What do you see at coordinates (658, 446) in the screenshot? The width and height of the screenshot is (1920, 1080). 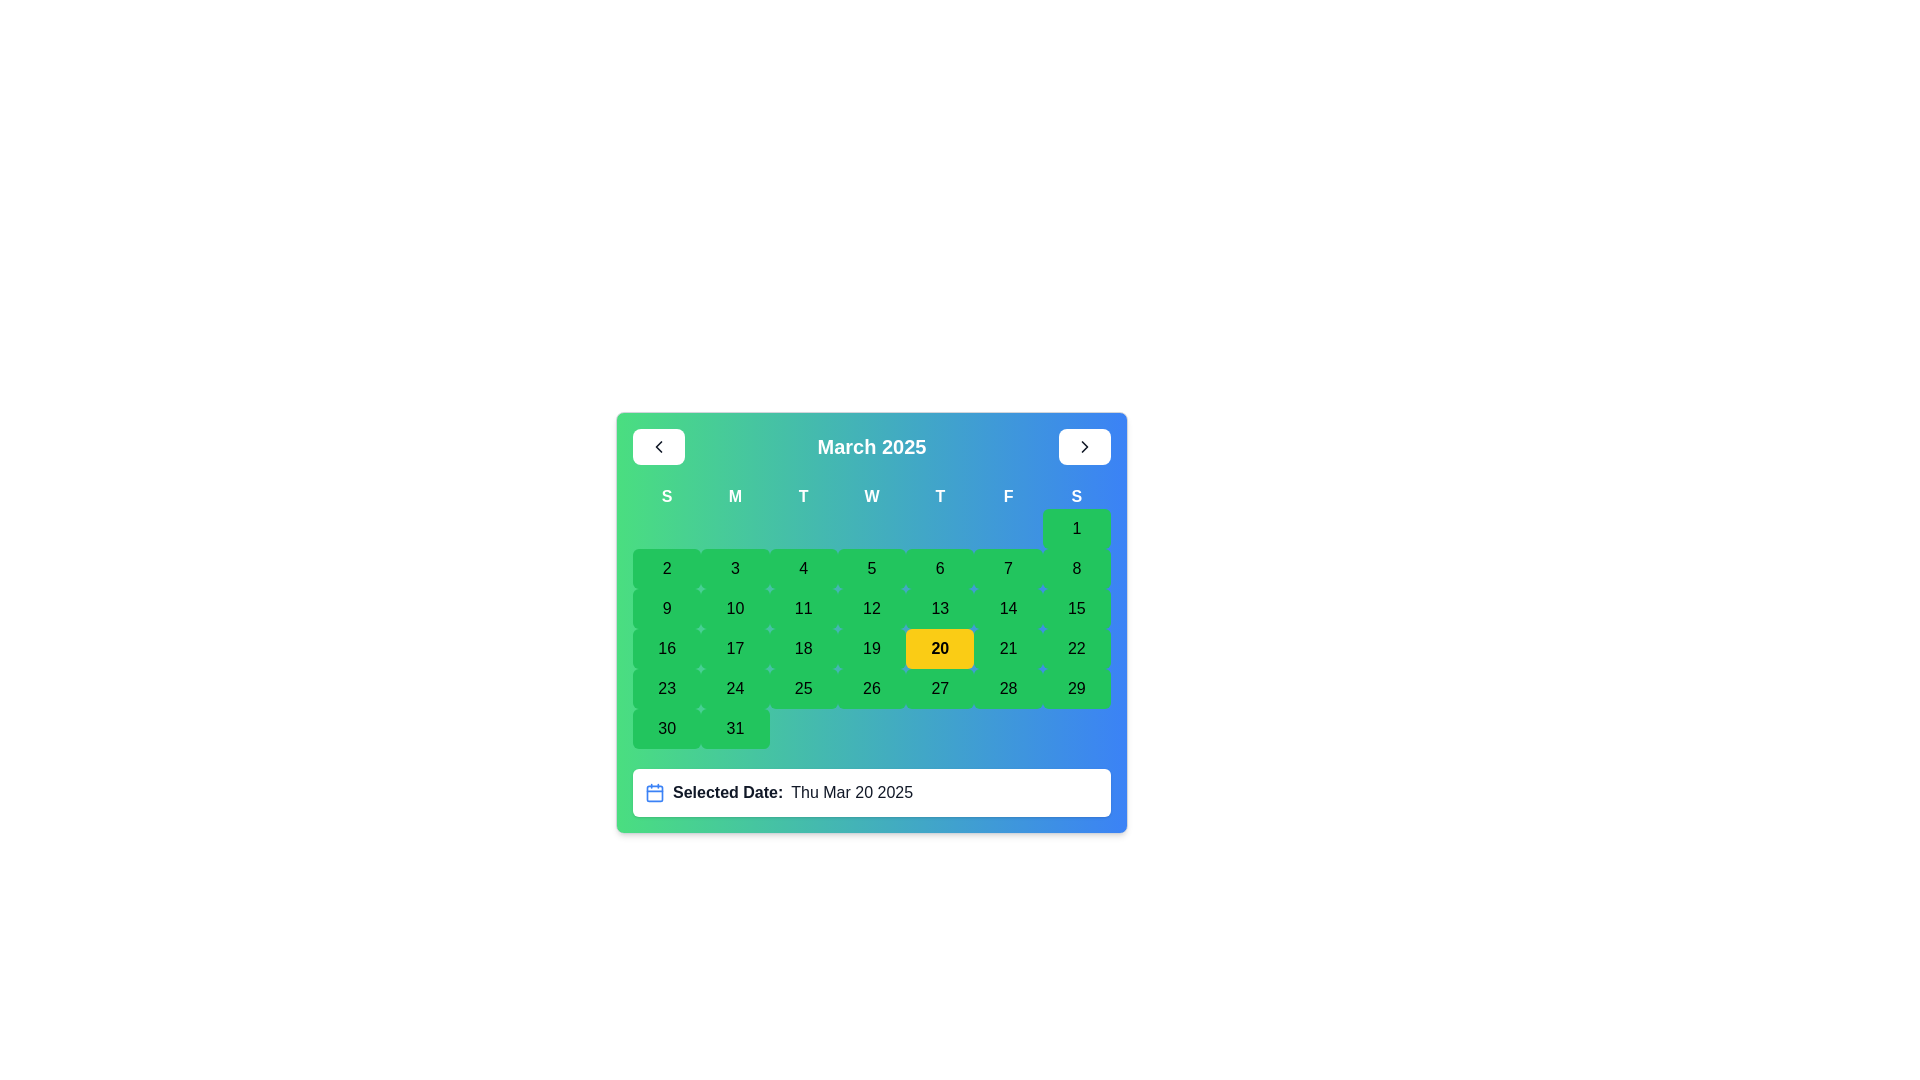 I see `the button located to the left of the 'March 2025' text in the top-left corner of the calendar` at bounding box center [658, 446].